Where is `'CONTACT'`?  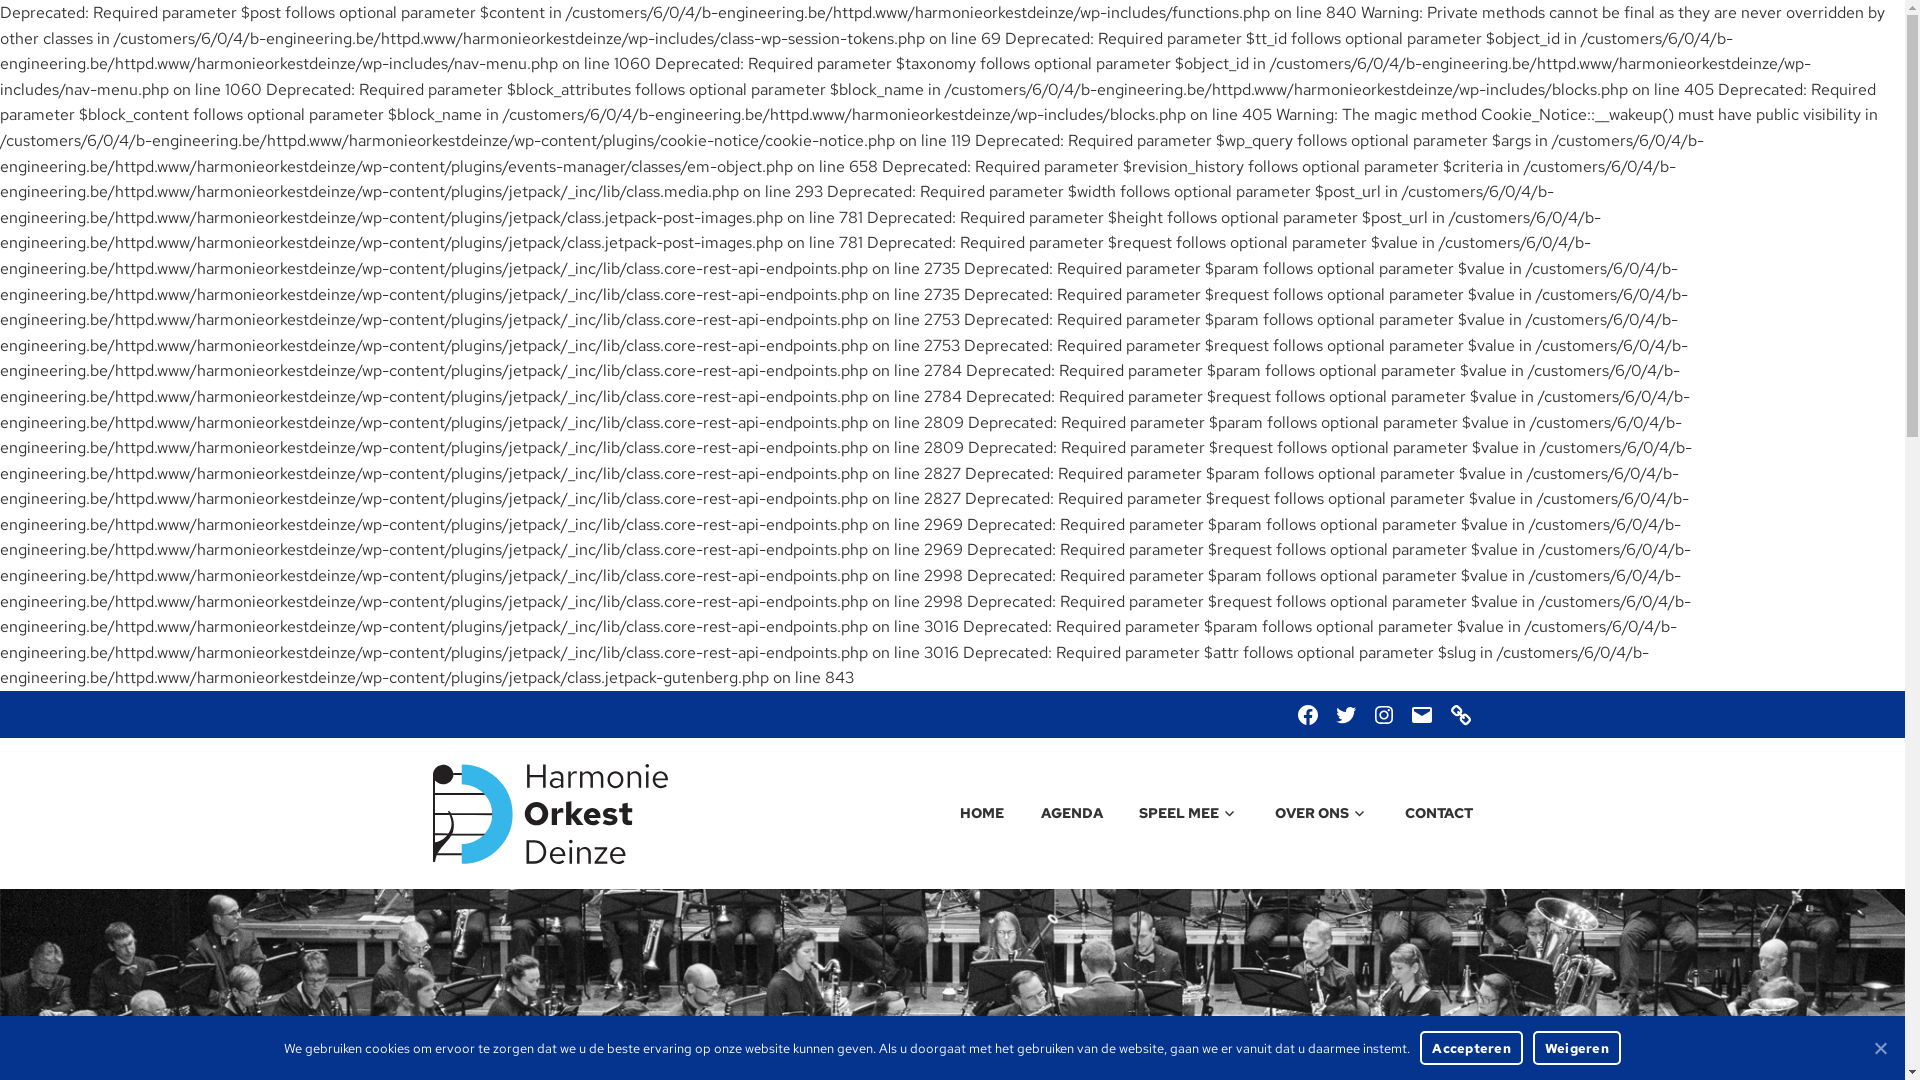
'CONTACT' is located at coordinates (1420, 813).